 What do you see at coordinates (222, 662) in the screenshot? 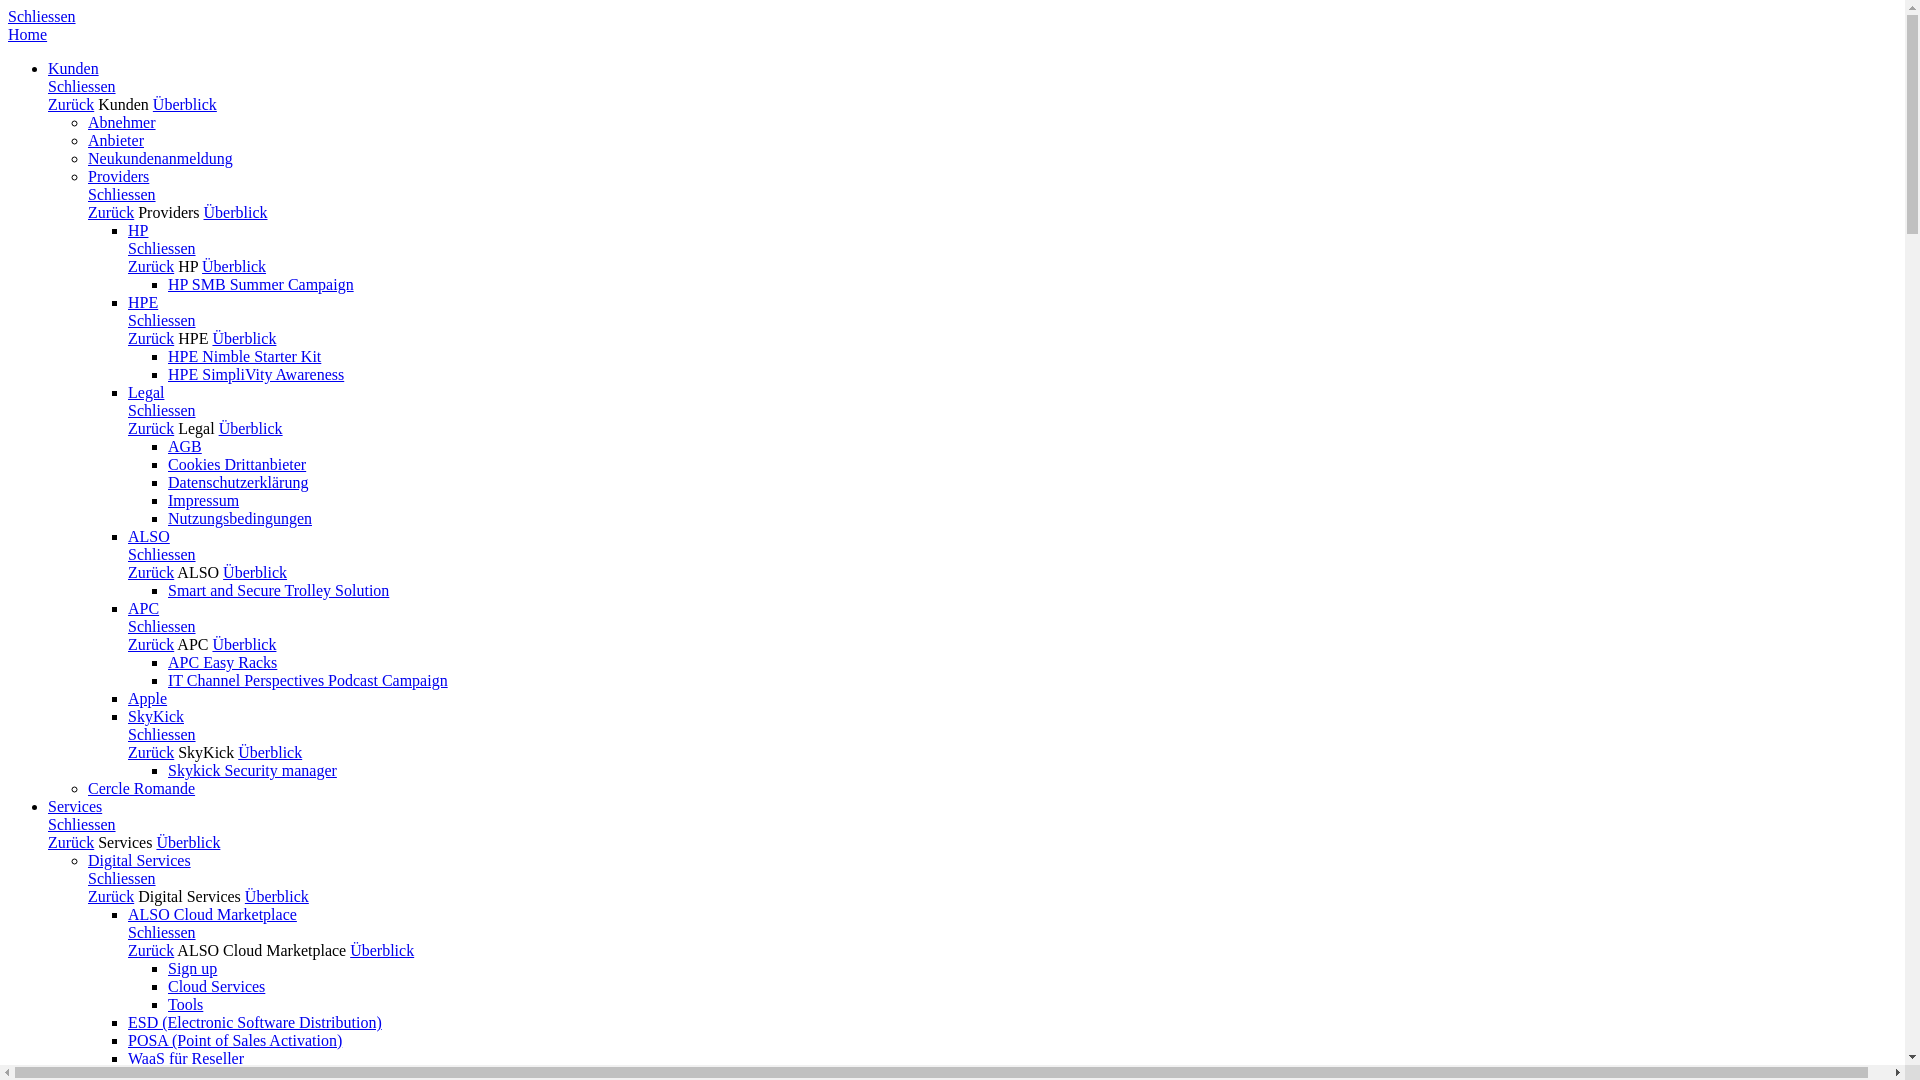
I see `'APC Easy Racks'` at bounding box center [222, 662].